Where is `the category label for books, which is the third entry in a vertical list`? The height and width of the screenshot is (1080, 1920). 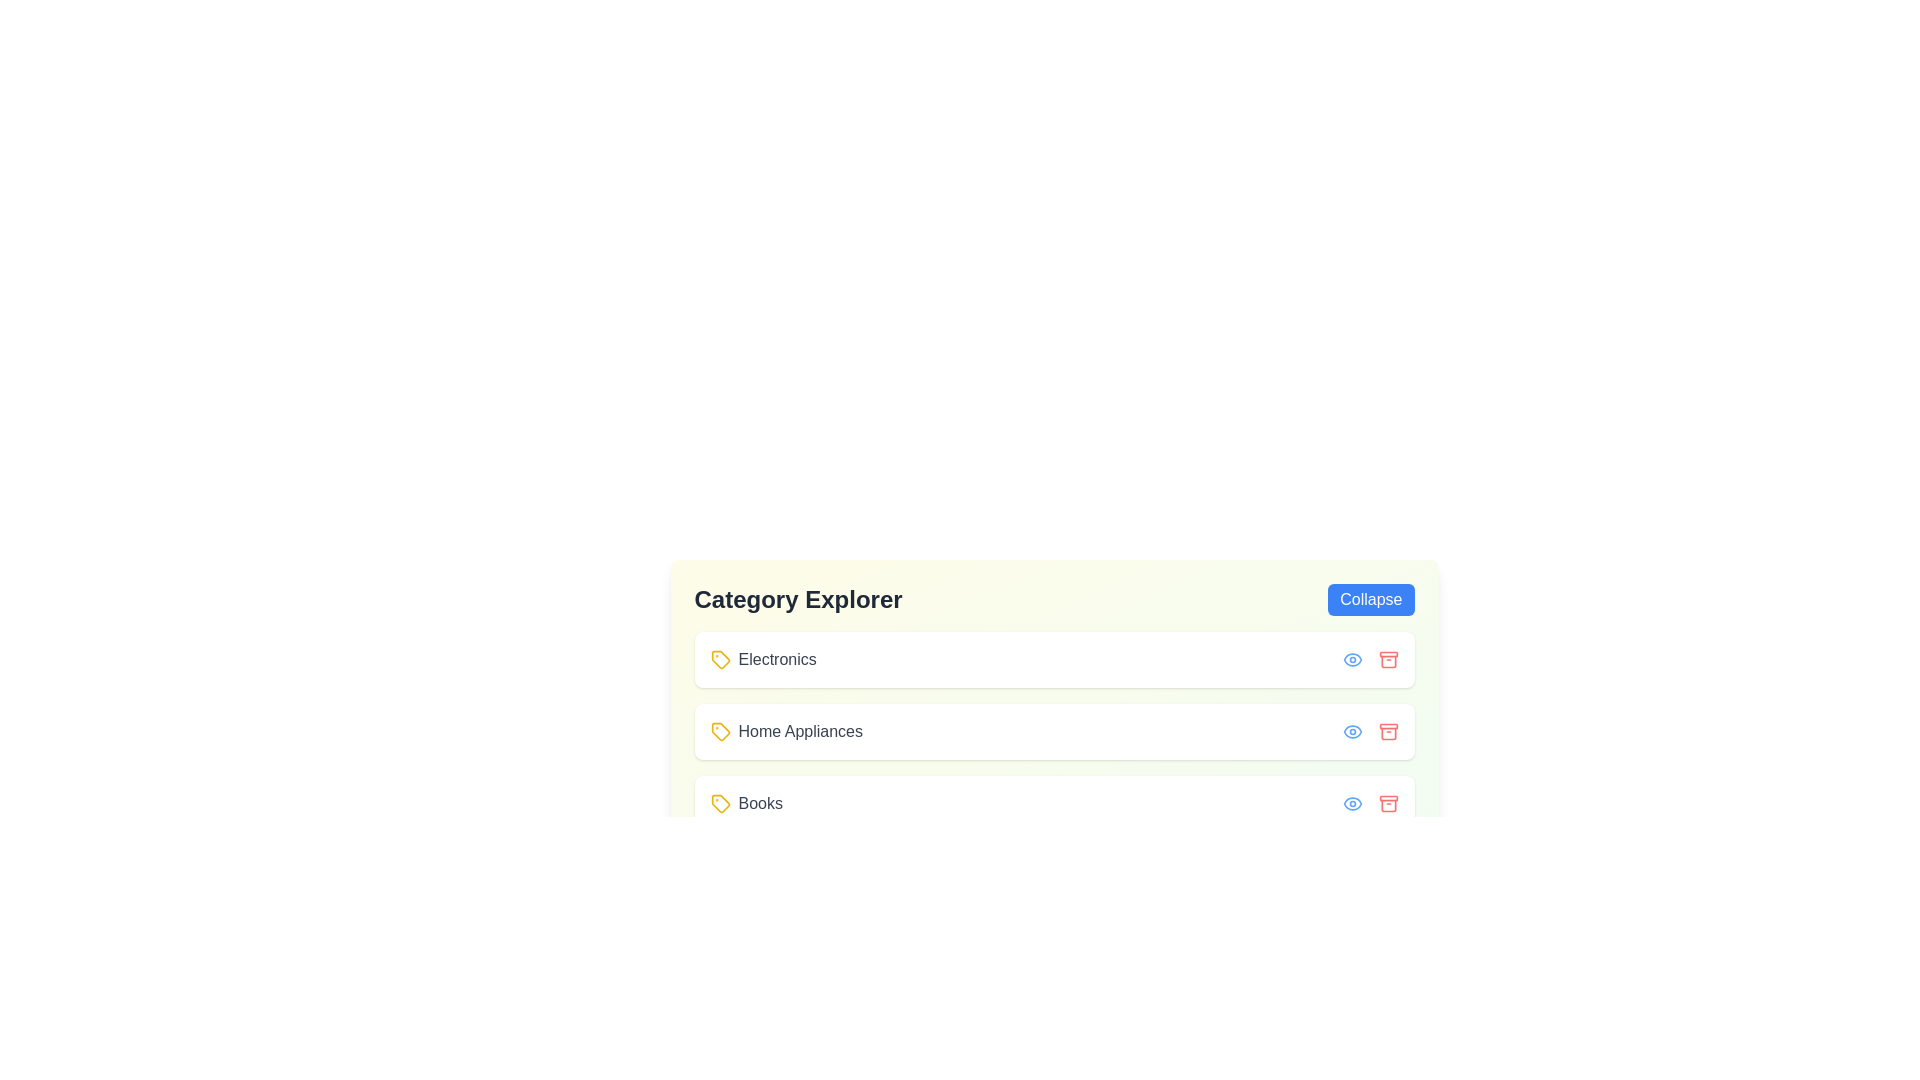 the category label for books, which is the third entry in a vertical list is located at coordinates (745, 802).